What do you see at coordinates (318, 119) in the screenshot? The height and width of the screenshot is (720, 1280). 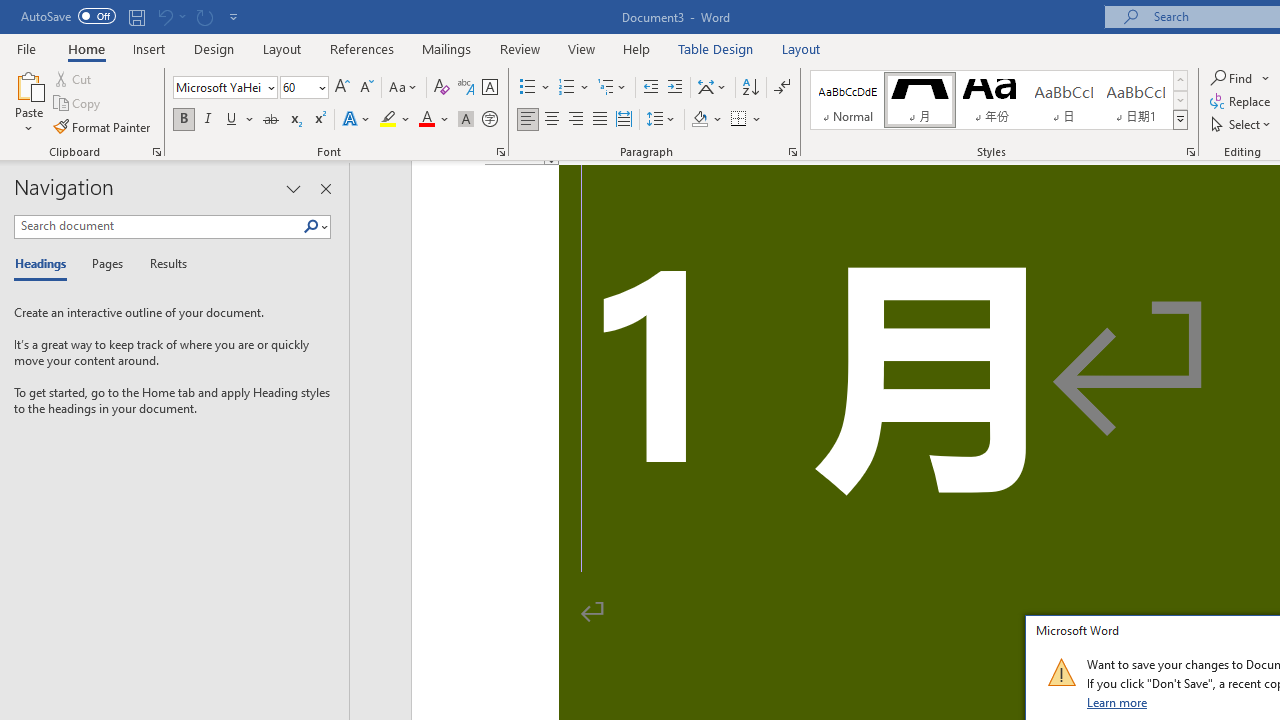 I see `'Superscript'` at bounding box center [318, 119].